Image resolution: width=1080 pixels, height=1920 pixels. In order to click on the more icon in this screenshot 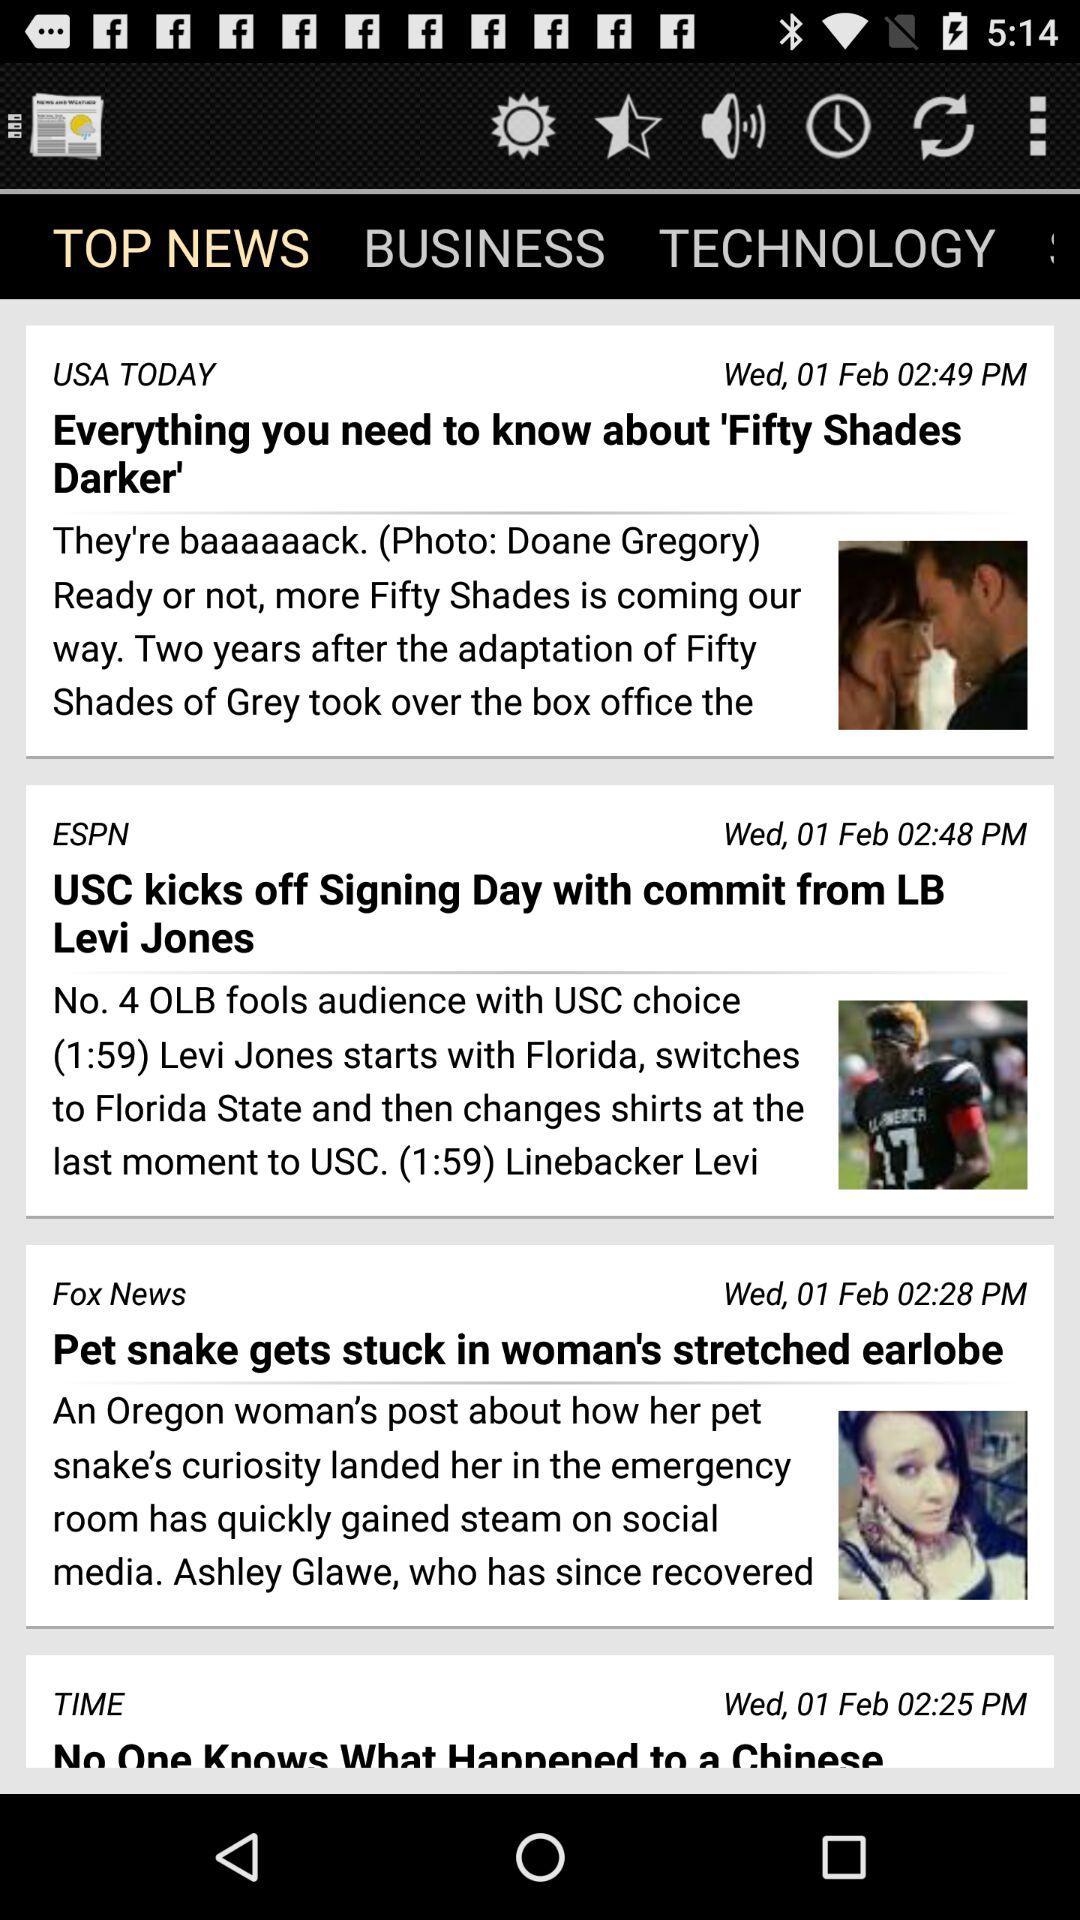, I will do `click(1036, 133)`.